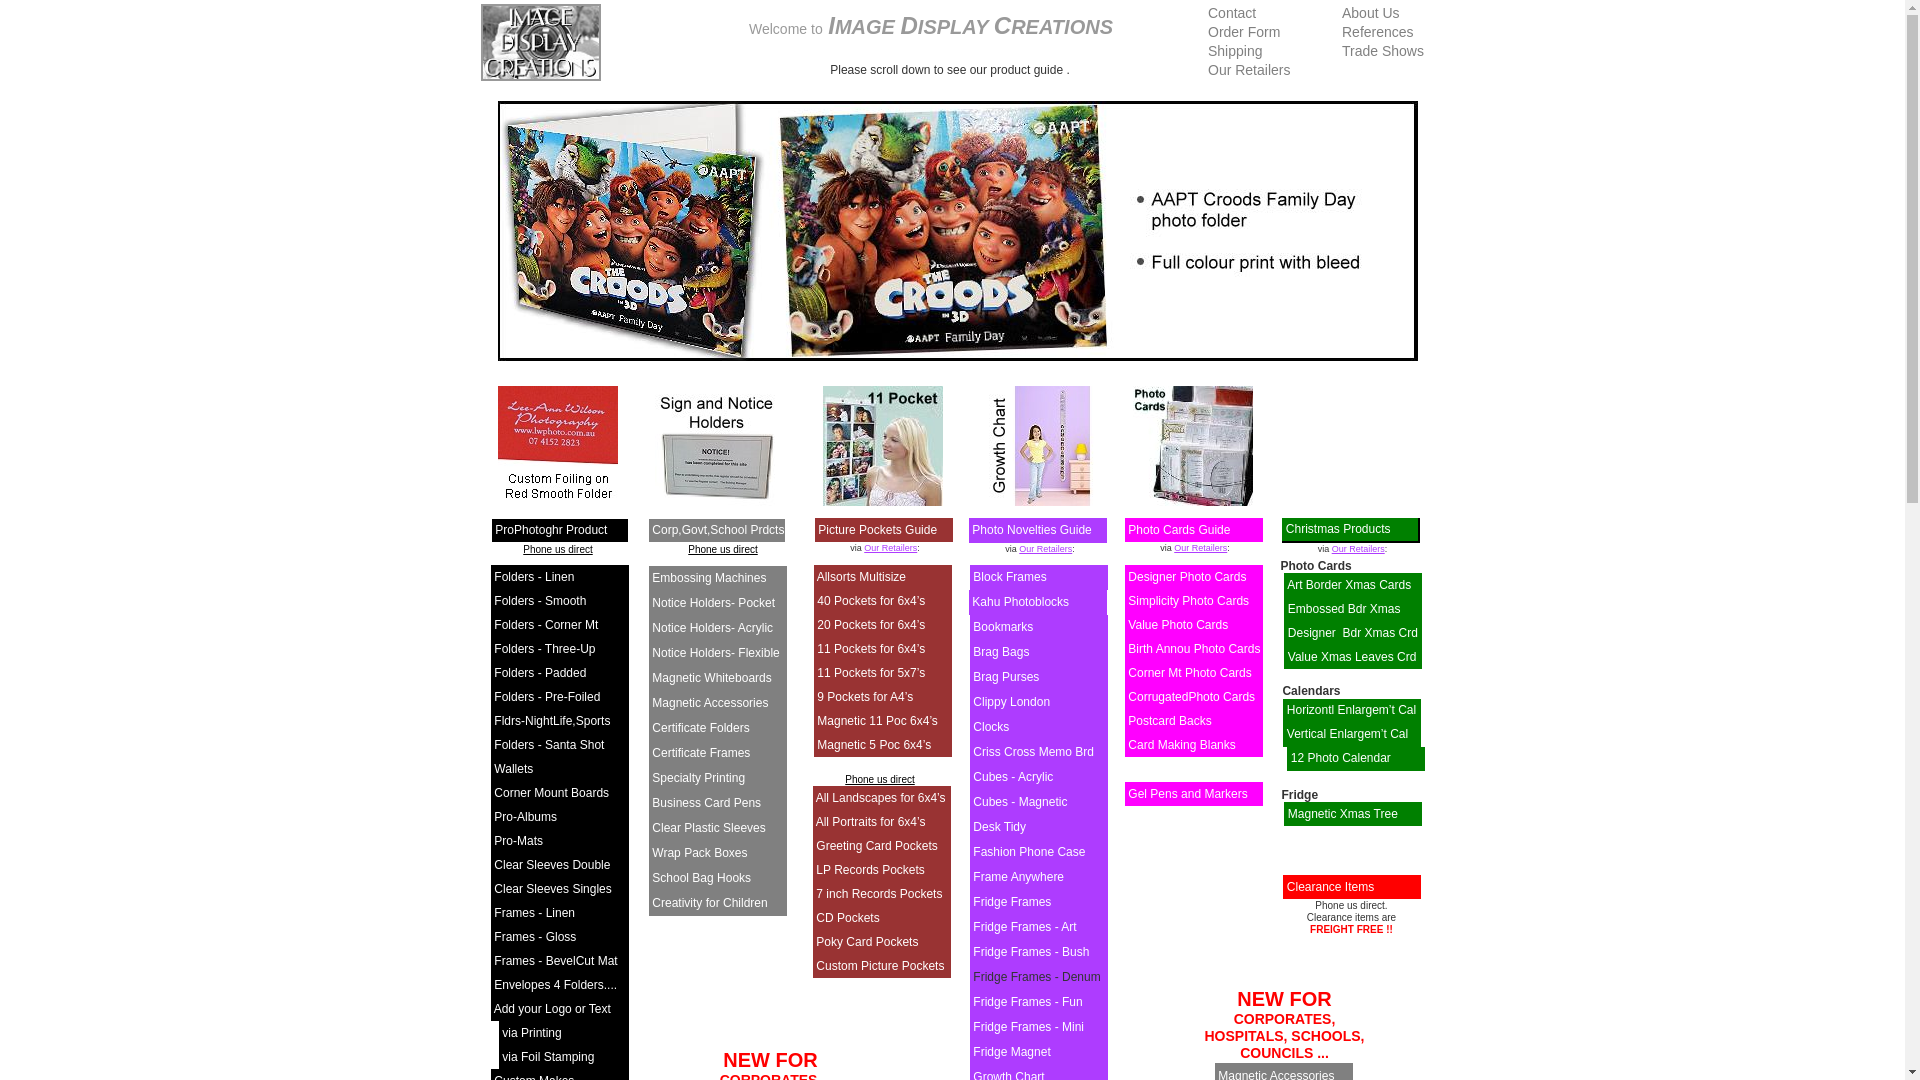  Describe the element at coordinates (990, 726) in the screenshot. I see `'Clocks'` at that location.